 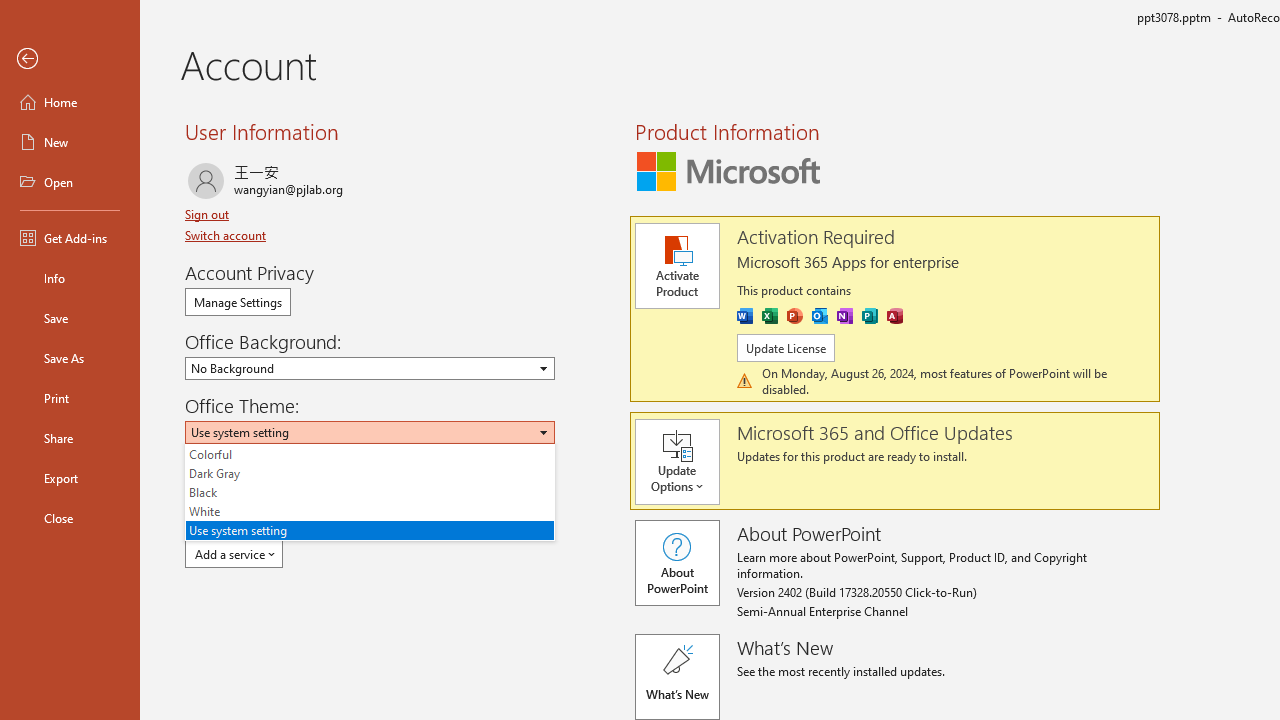 What do you see at coordinates (227, 234) in the screenshot?
I see `'Switch account'` at bounding box center [227, 234].